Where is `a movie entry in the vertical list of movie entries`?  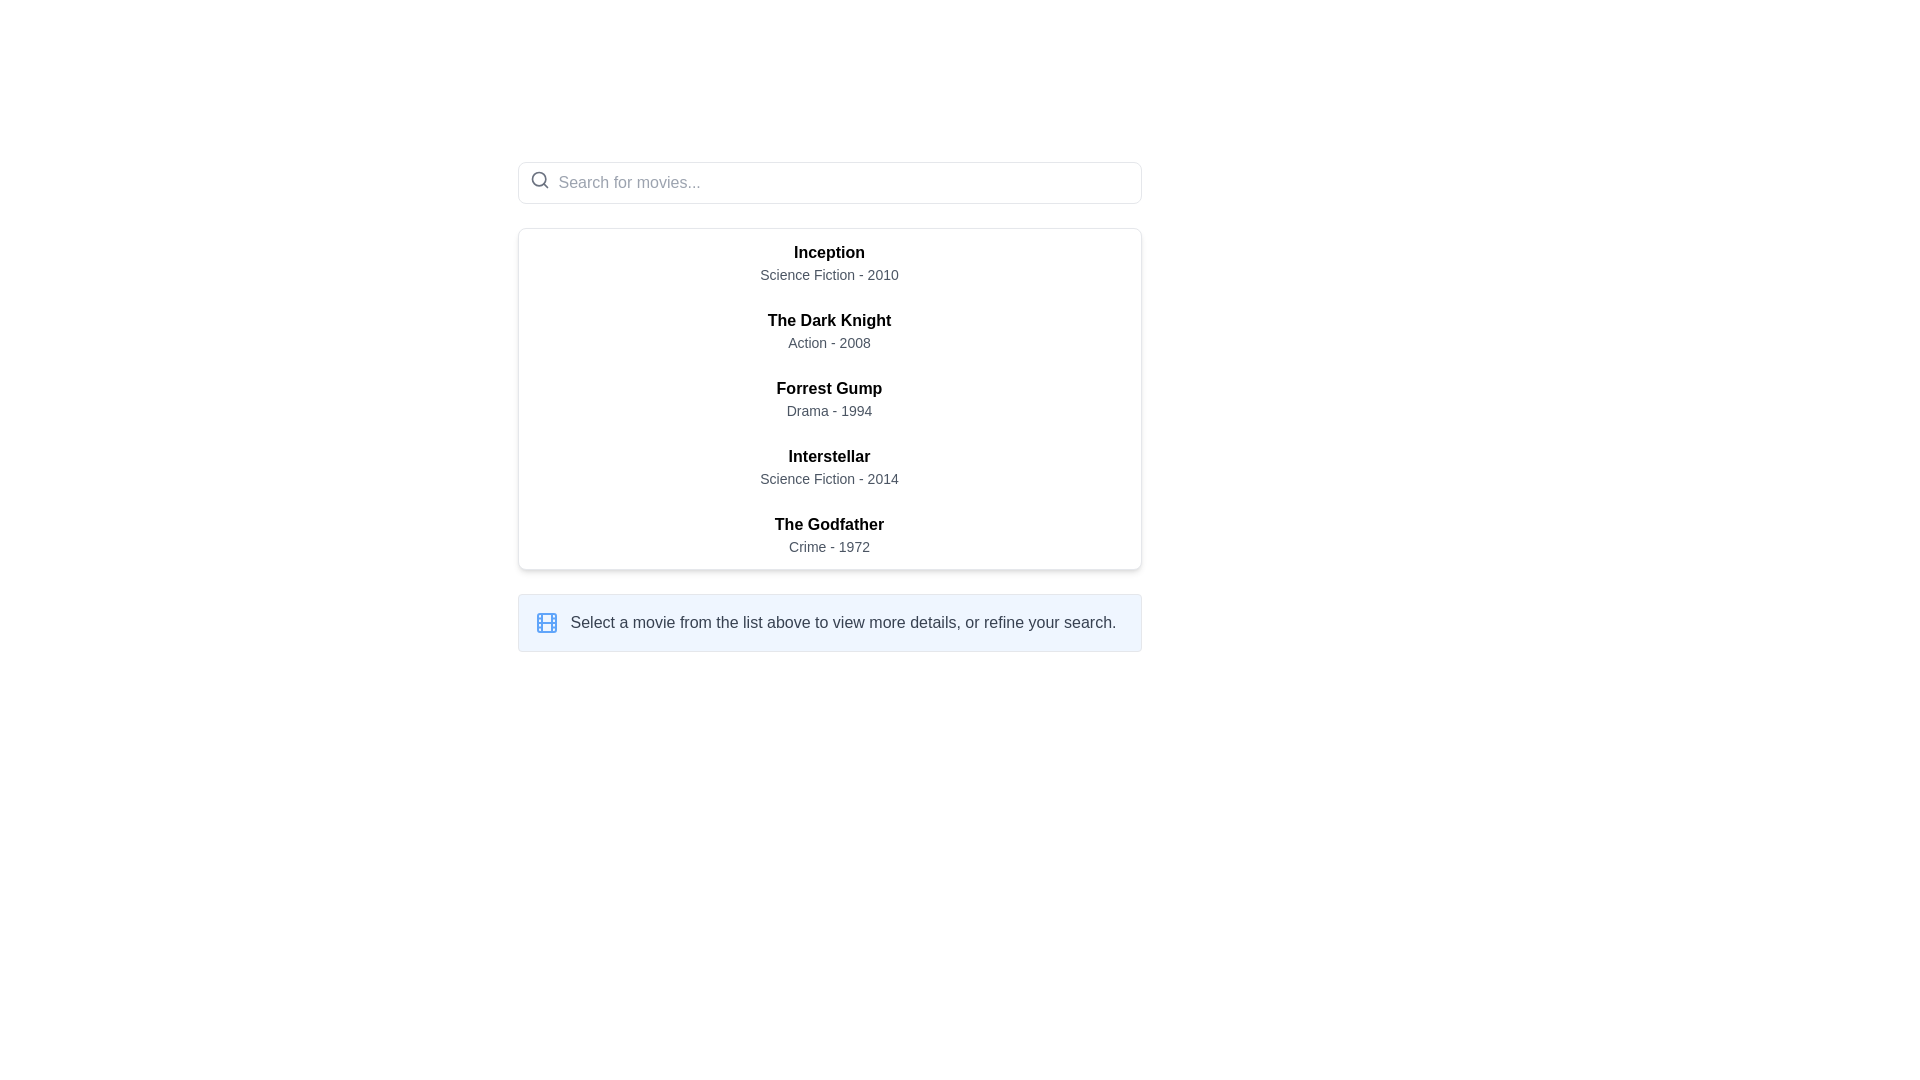
a movie entry in the vertical list of movie entries is located at coordinates (829, 406).